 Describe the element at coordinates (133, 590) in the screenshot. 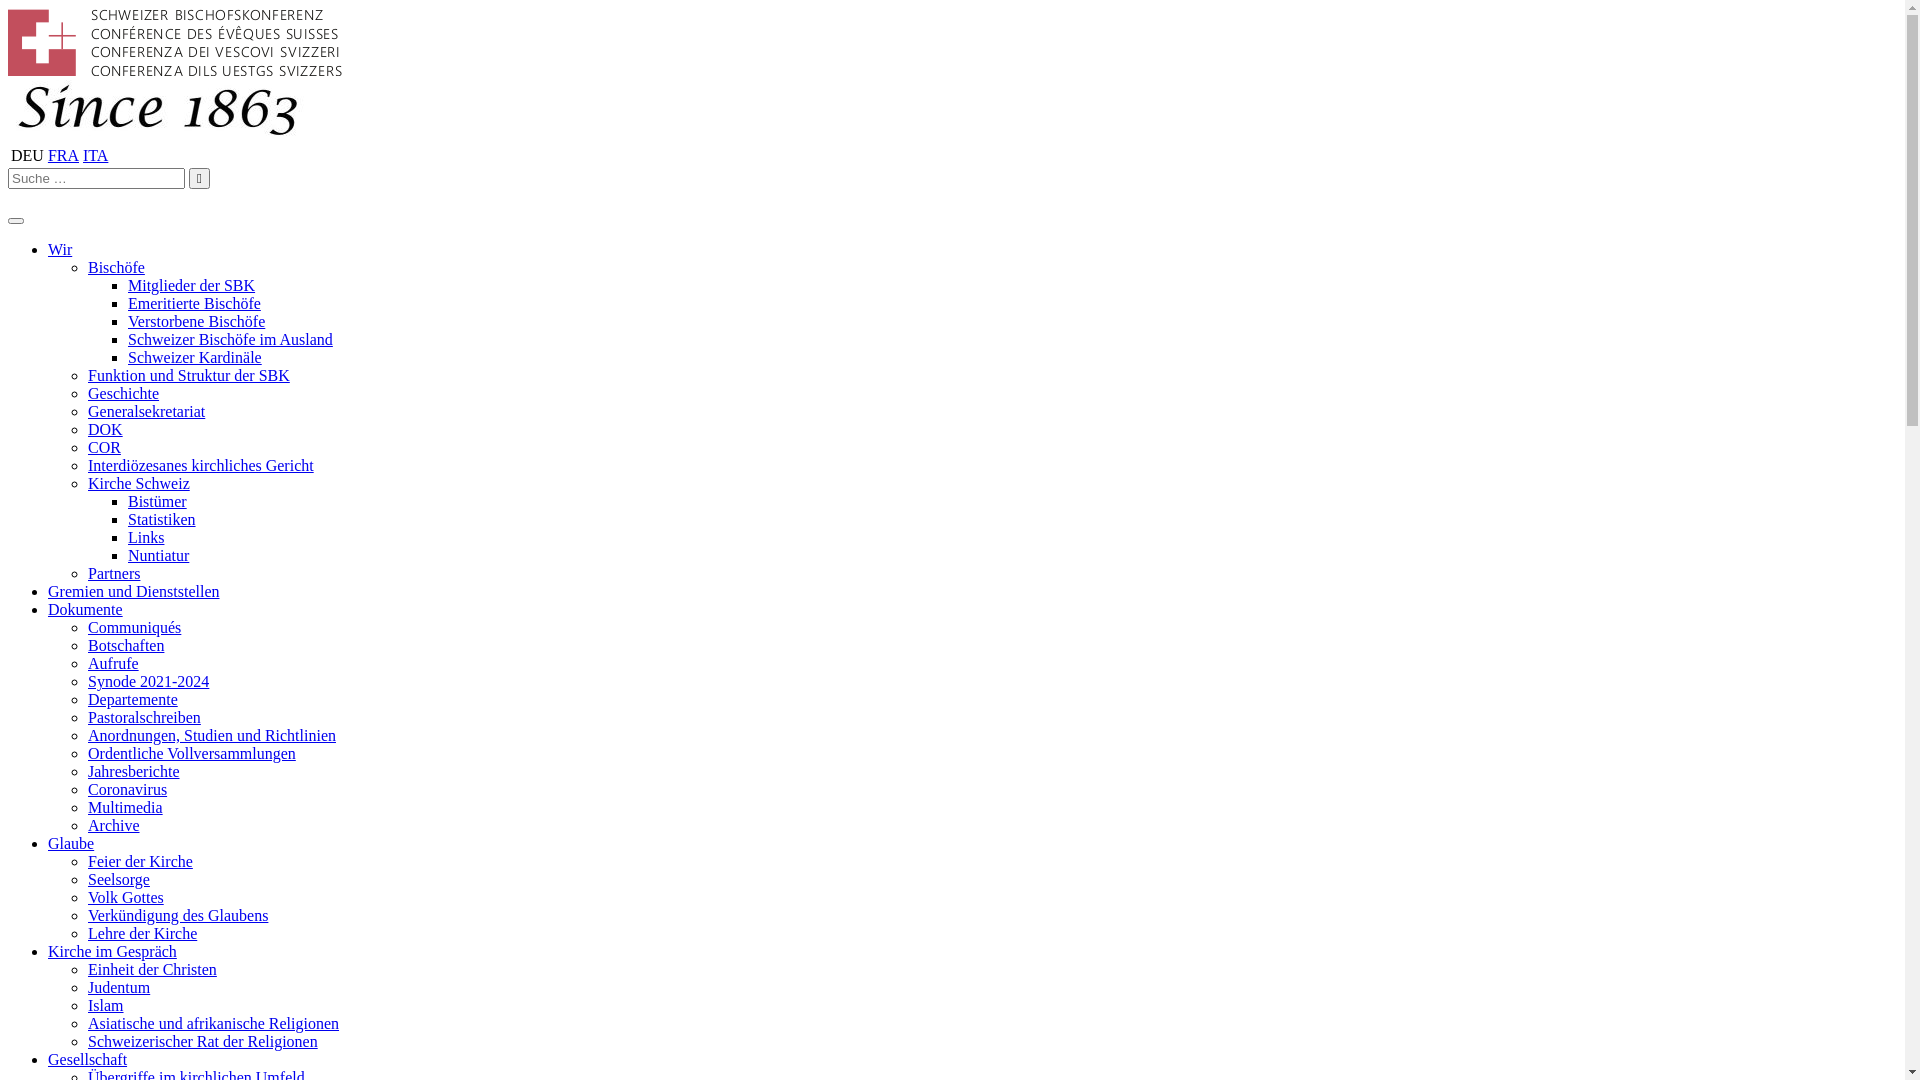

I see `'Gremien und Dienststellen'` at that location.